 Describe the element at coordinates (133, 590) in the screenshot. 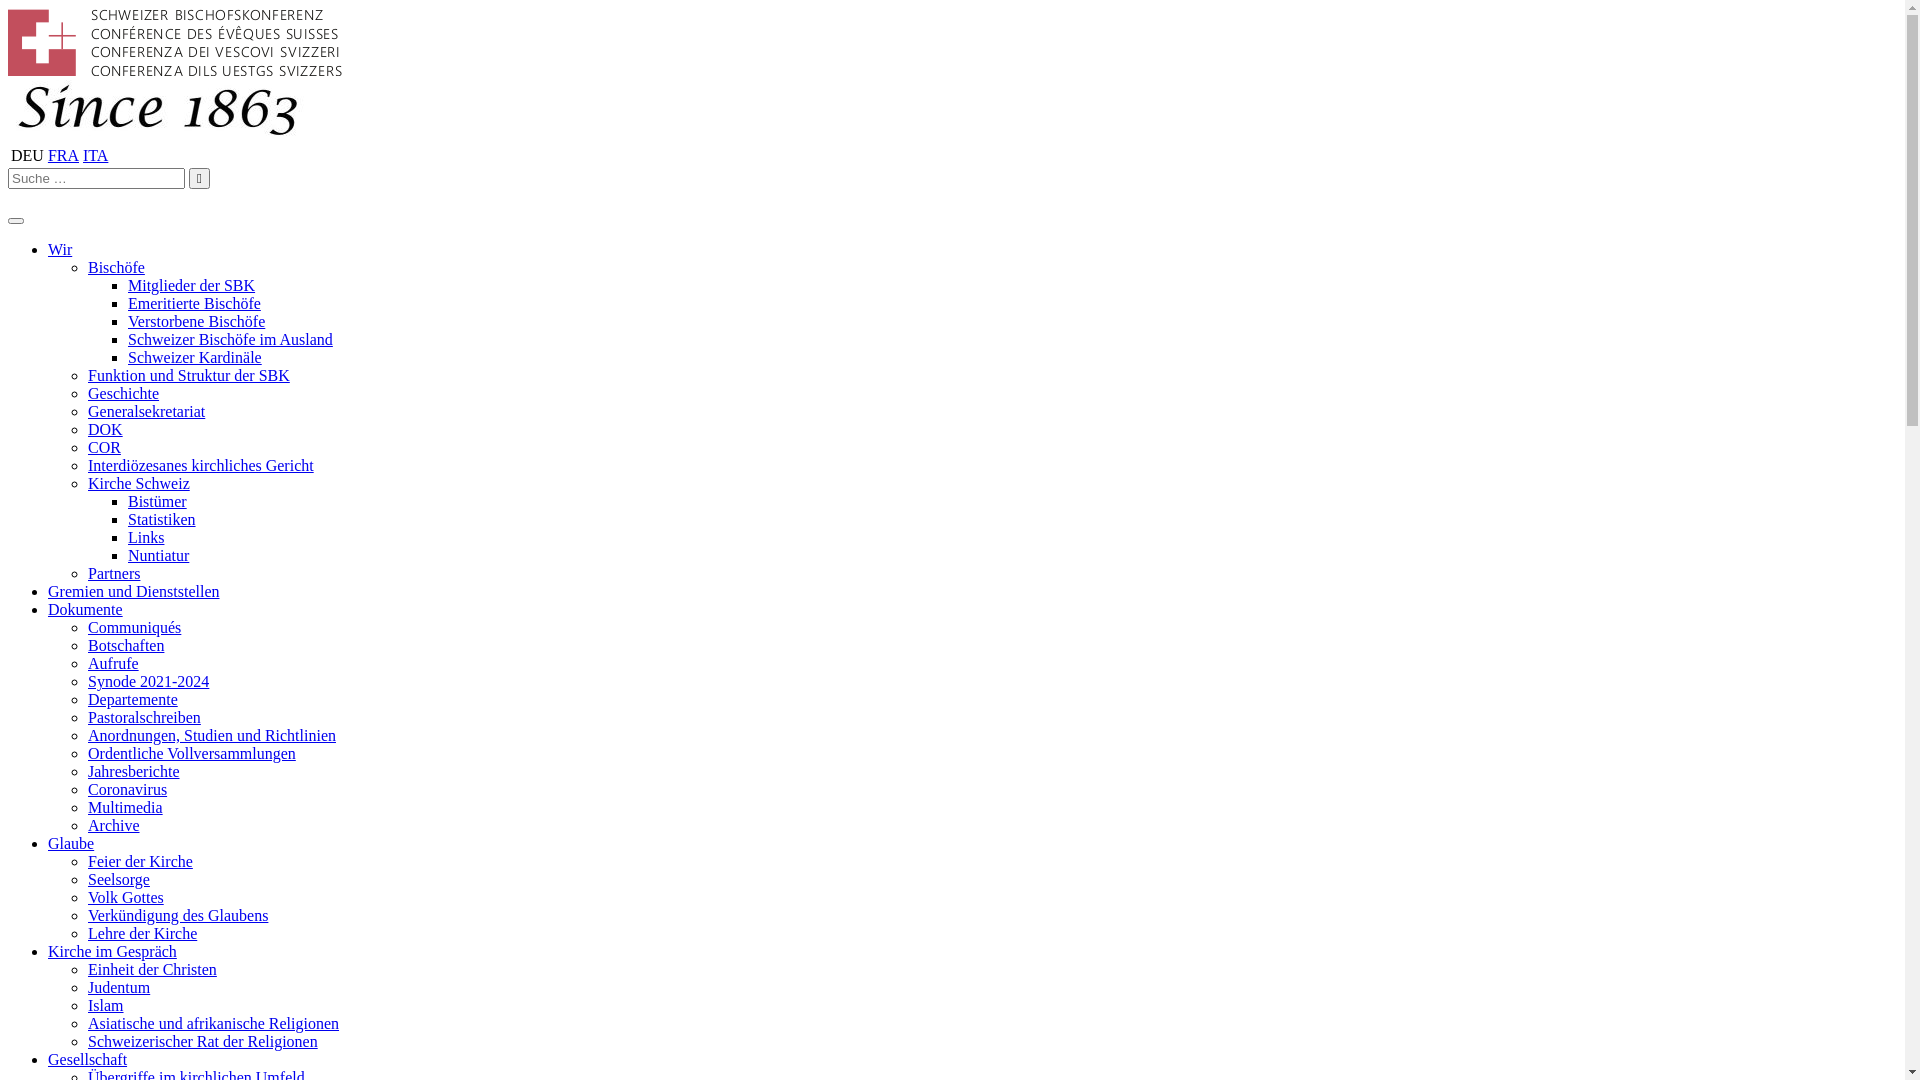

I see `'Gremien und Dienststellen'` at that location.